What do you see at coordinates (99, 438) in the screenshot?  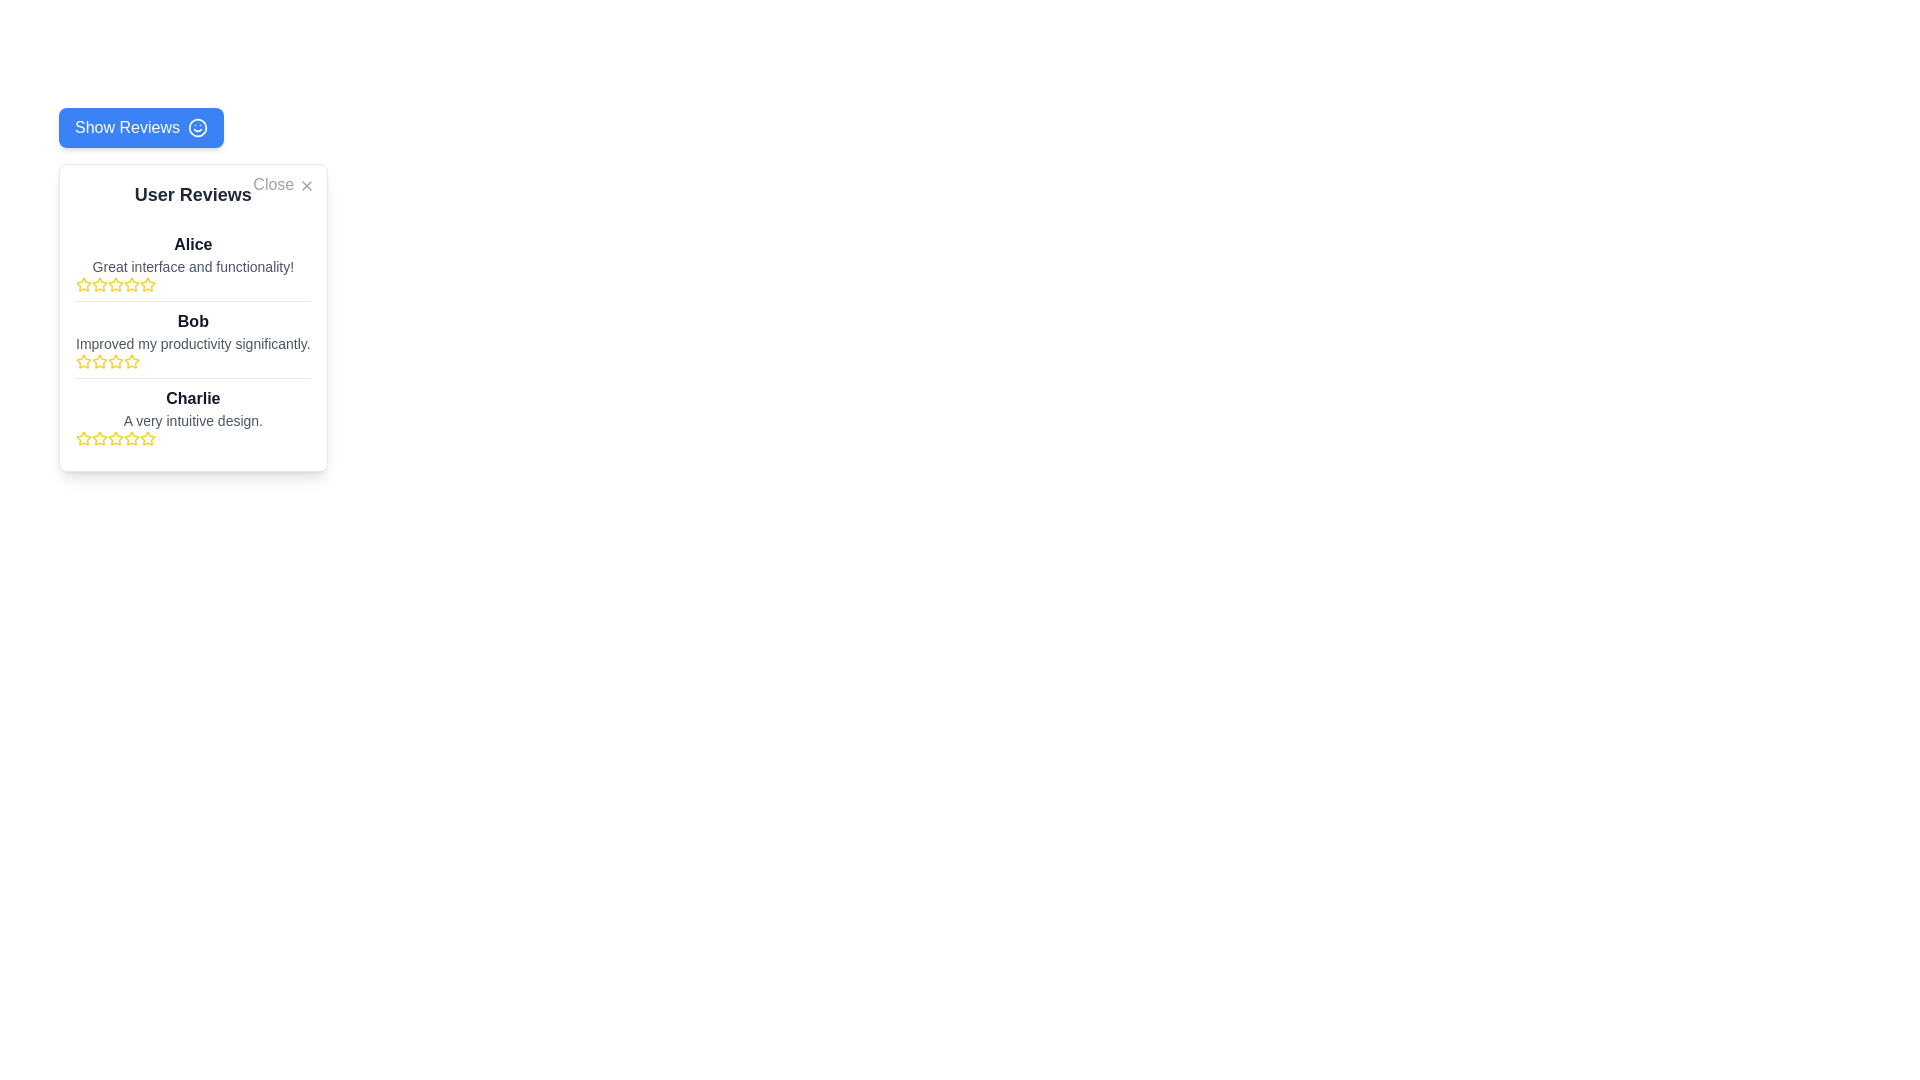 I see `second yellow star icon in the rating system for its properties, which is part of Charlie's review in the 'User Reviews' panel` at bounding box center [99, 438].